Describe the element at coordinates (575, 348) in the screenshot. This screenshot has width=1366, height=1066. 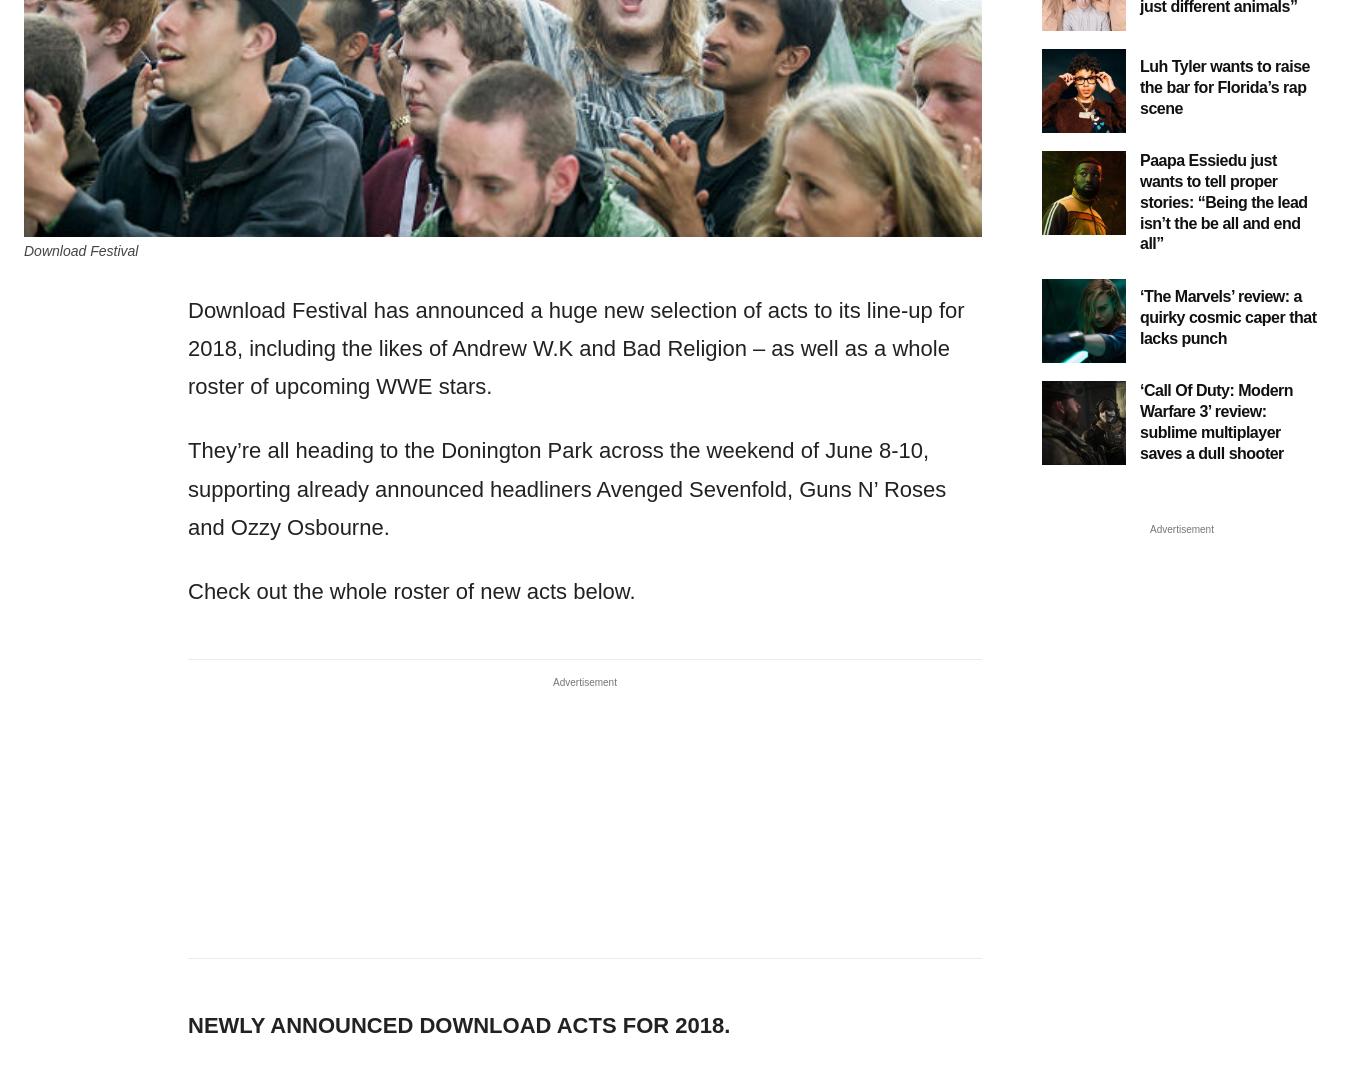
I see `'Download Festival has announced a huge new selection of acts to its line-up for 2018, including the likes of Andrew W.K and Bad Religion – as well as a whole roster of upcoming WWE stars.'` at that location.